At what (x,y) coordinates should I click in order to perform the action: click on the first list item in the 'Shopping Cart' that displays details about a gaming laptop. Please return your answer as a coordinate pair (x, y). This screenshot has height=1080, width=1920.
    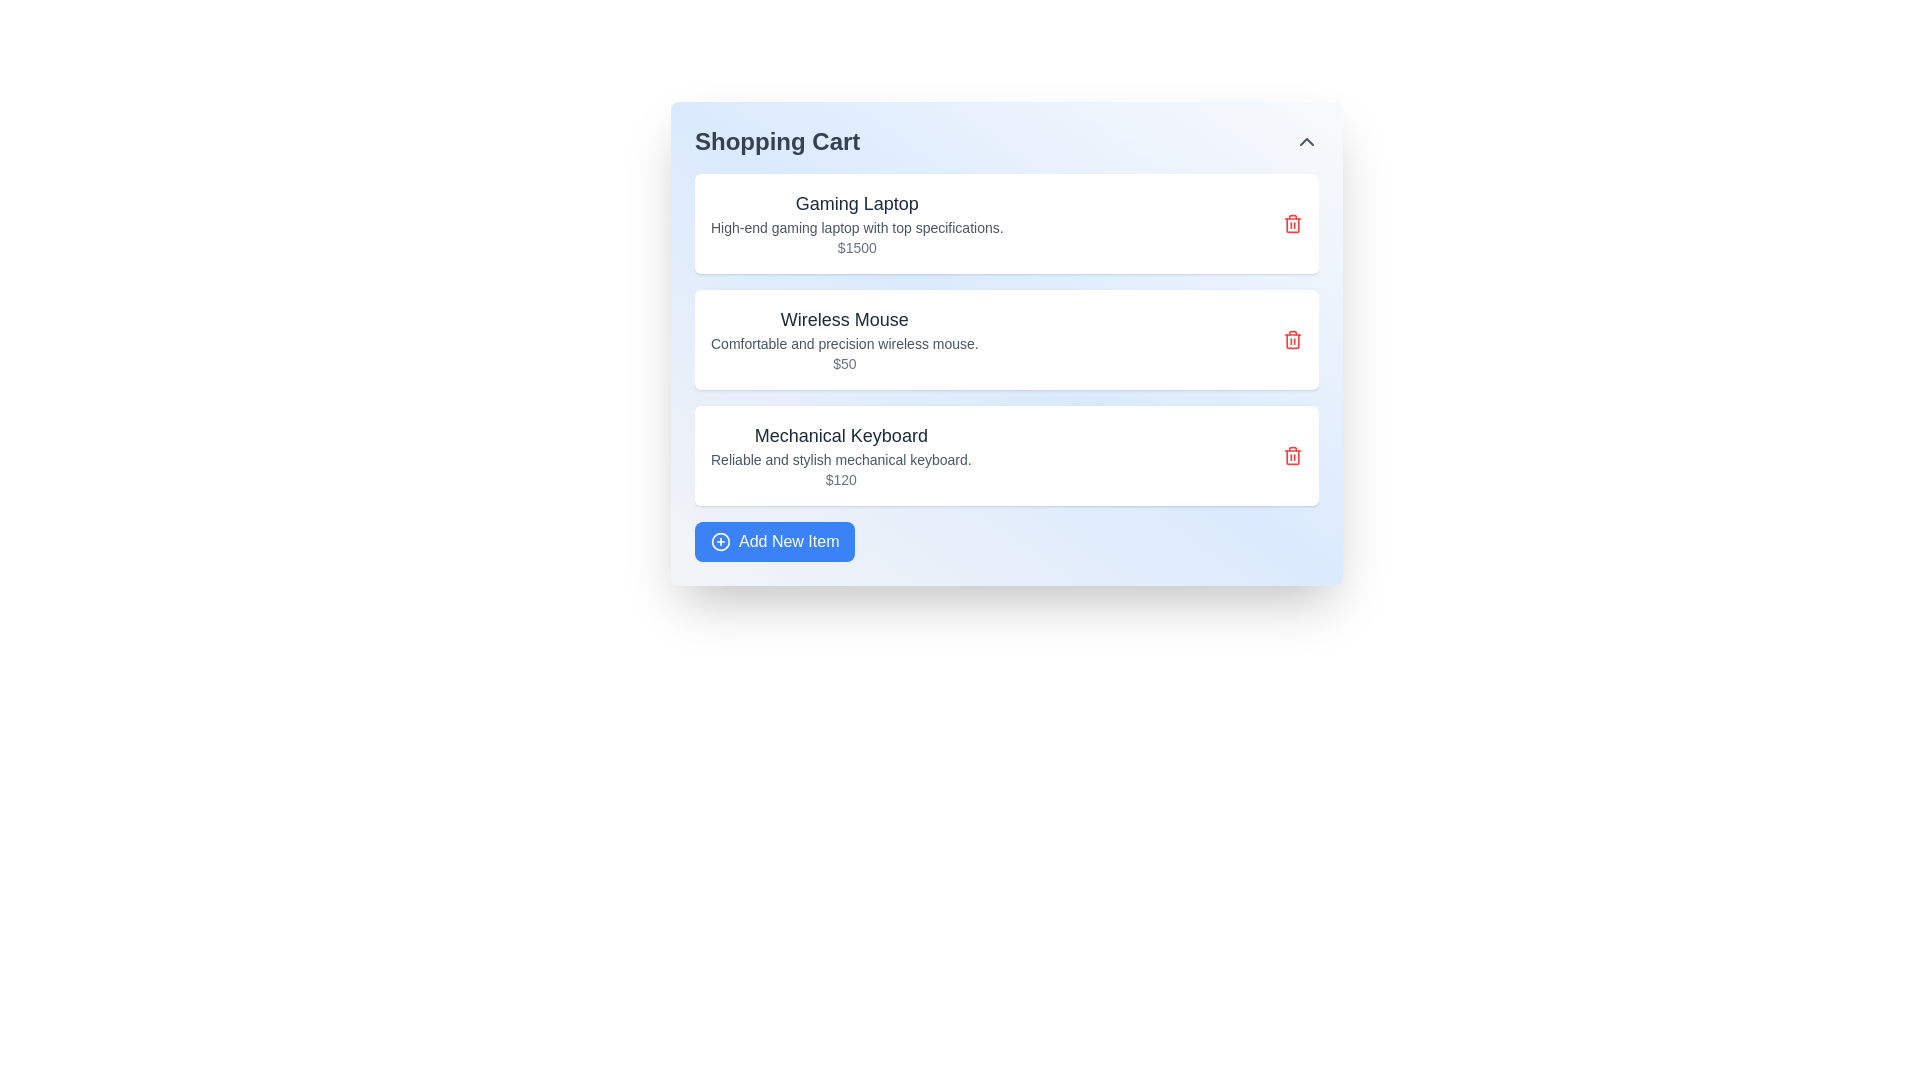
    Looking at the image, I should click on (1007, 223).